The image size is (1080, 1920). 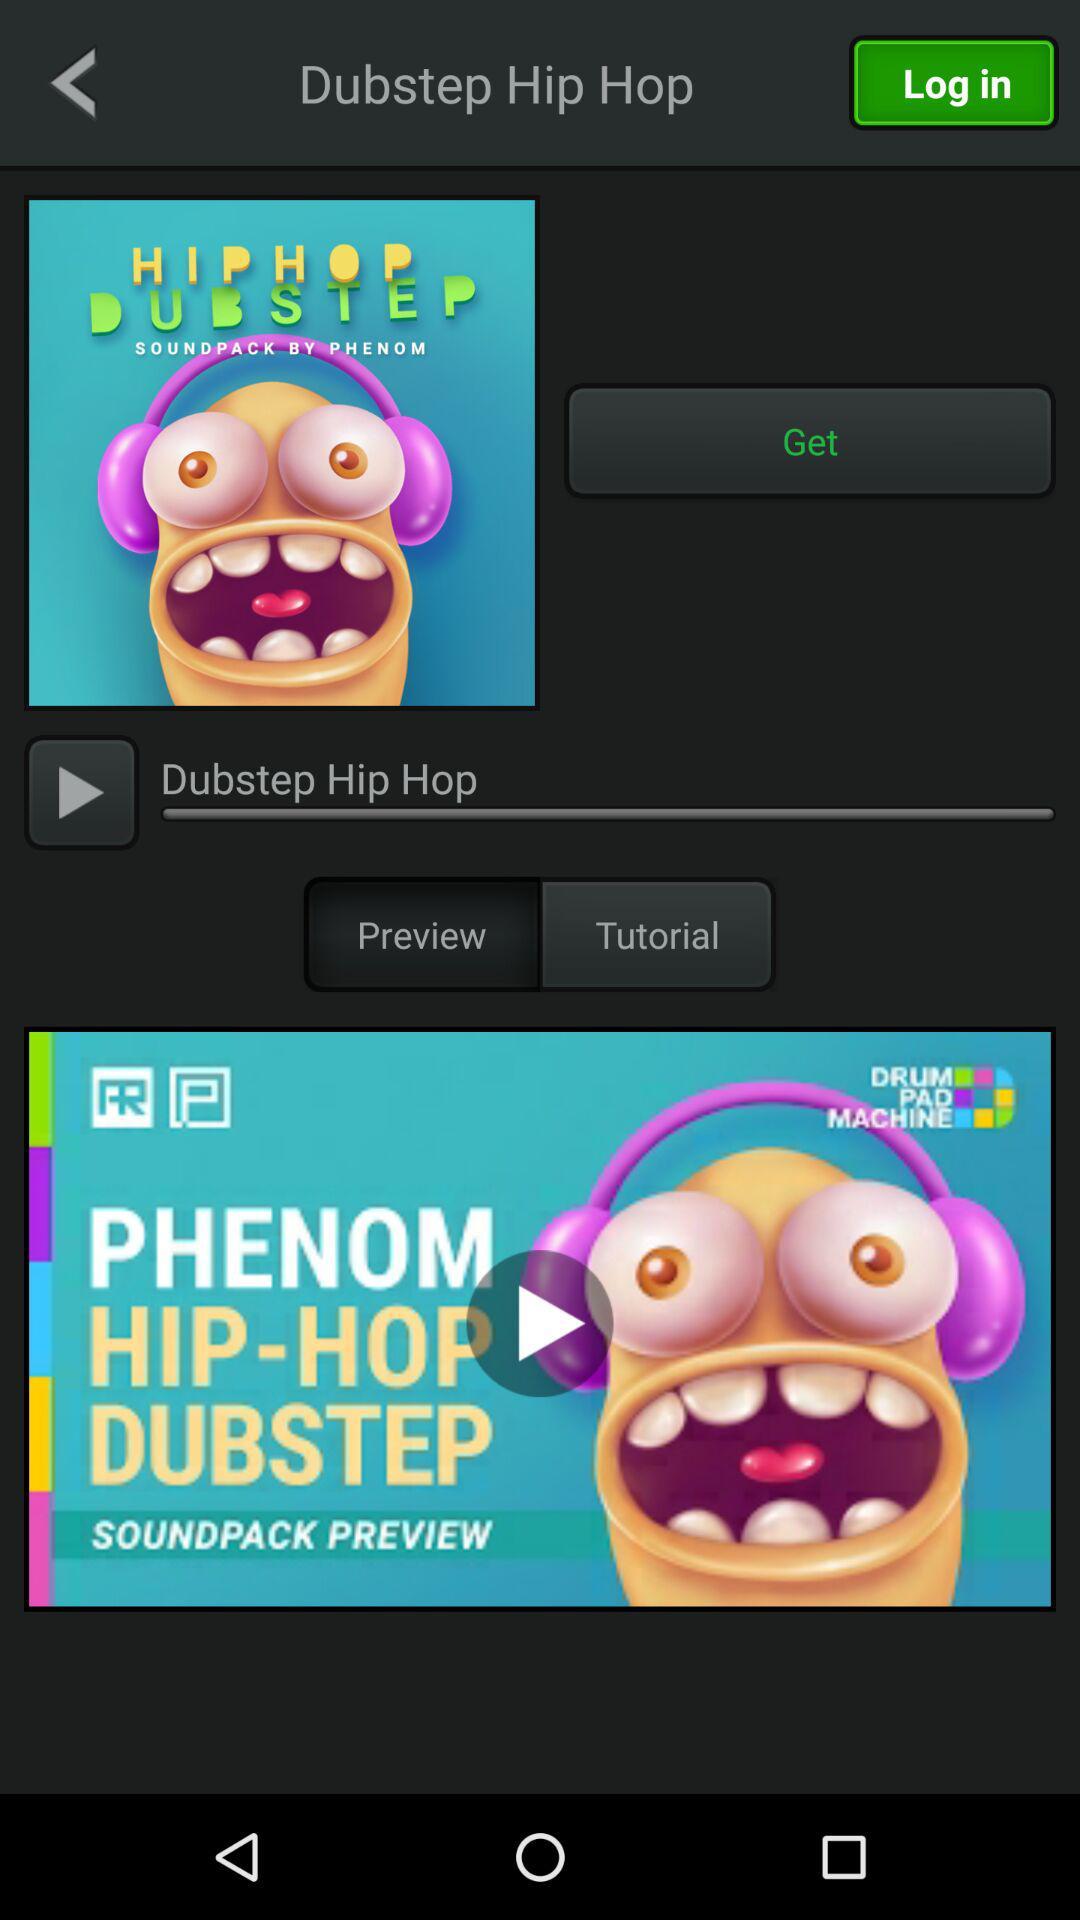 I want to click on the item below preview icon, so click(x=540, y=1319).